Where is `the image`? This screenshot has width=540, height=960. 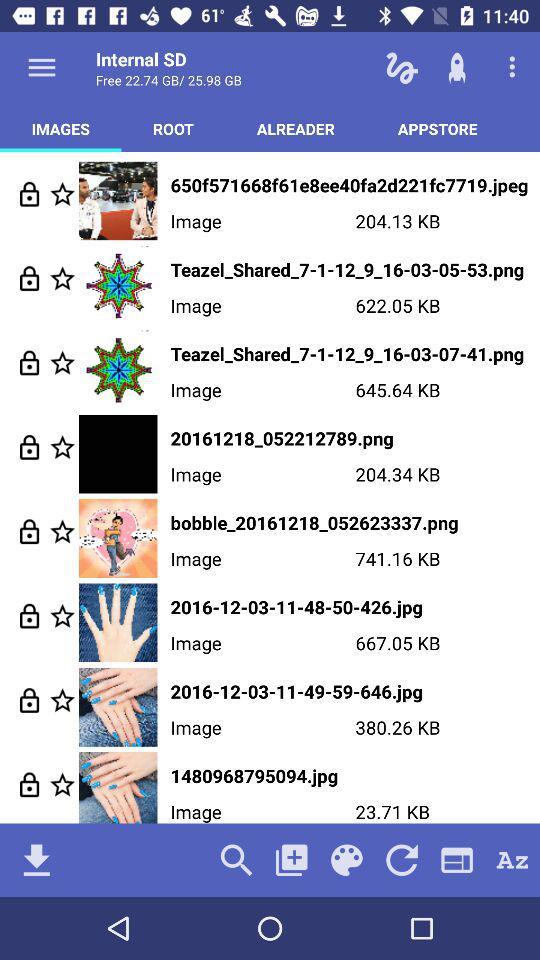
the image is located at coordinates (62, 530).